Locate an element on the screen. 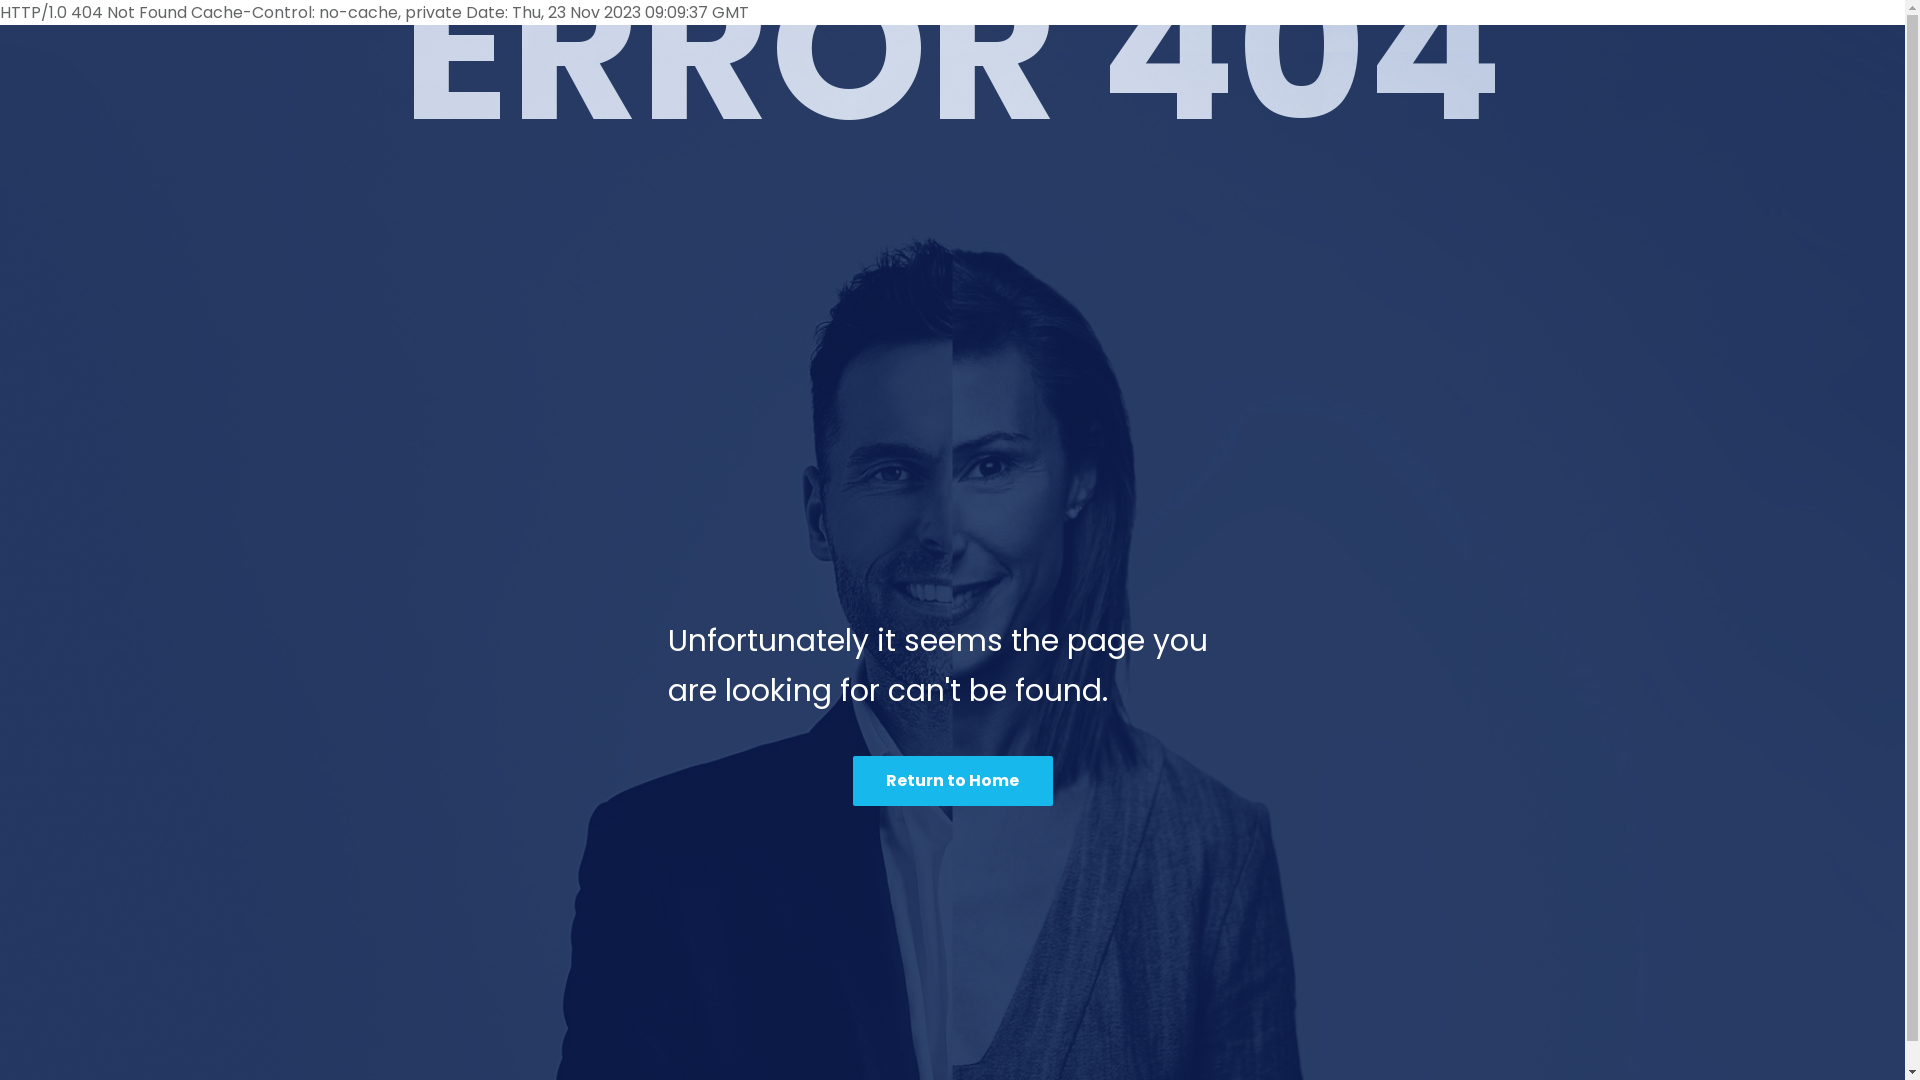 The image size is (1920, 1080). 'Return to Home' is located at coordinates (950, 779).